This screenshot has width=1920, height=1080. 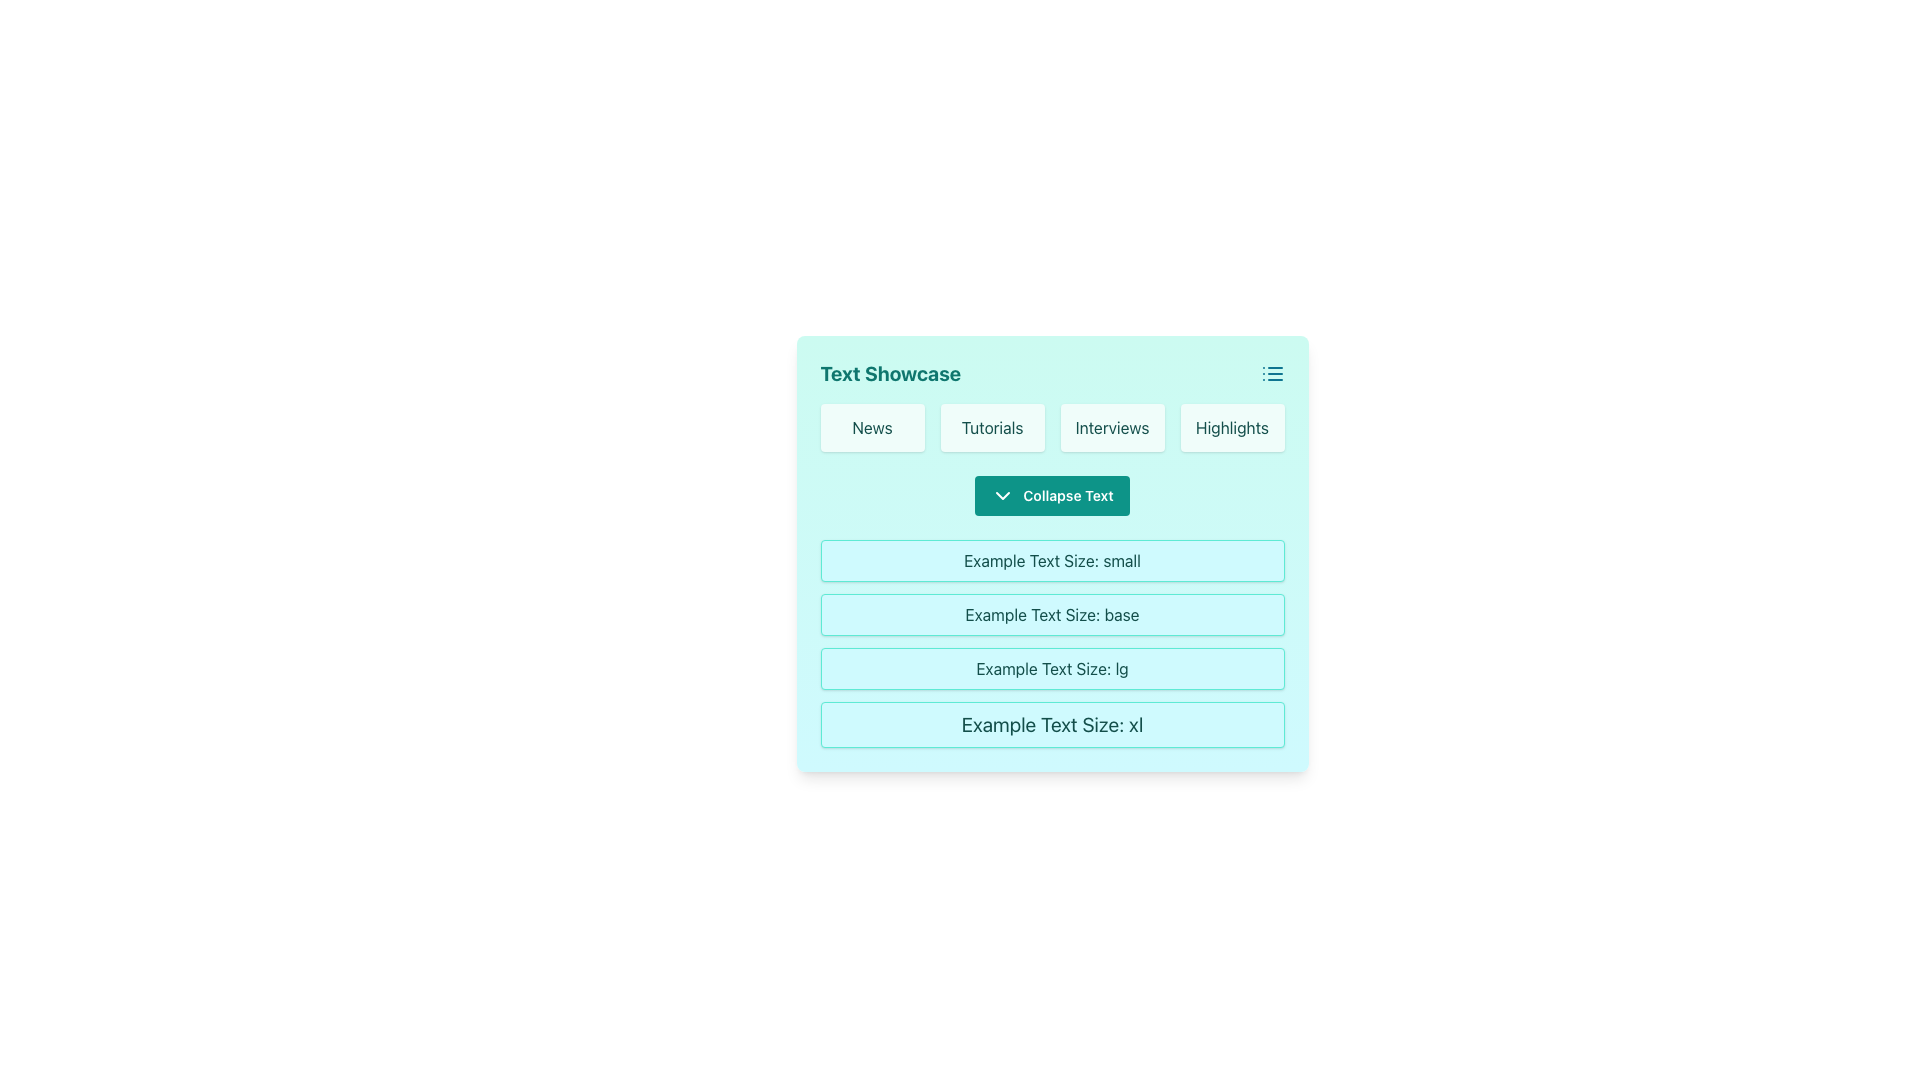 What do you see at coordinates (1051, 495) in the screenshot?
I see `the rectangular button with teal background and white text labeled 'Collapse Text', which features a downwards-facing chevron icon` at bounding box center [1051, 495].